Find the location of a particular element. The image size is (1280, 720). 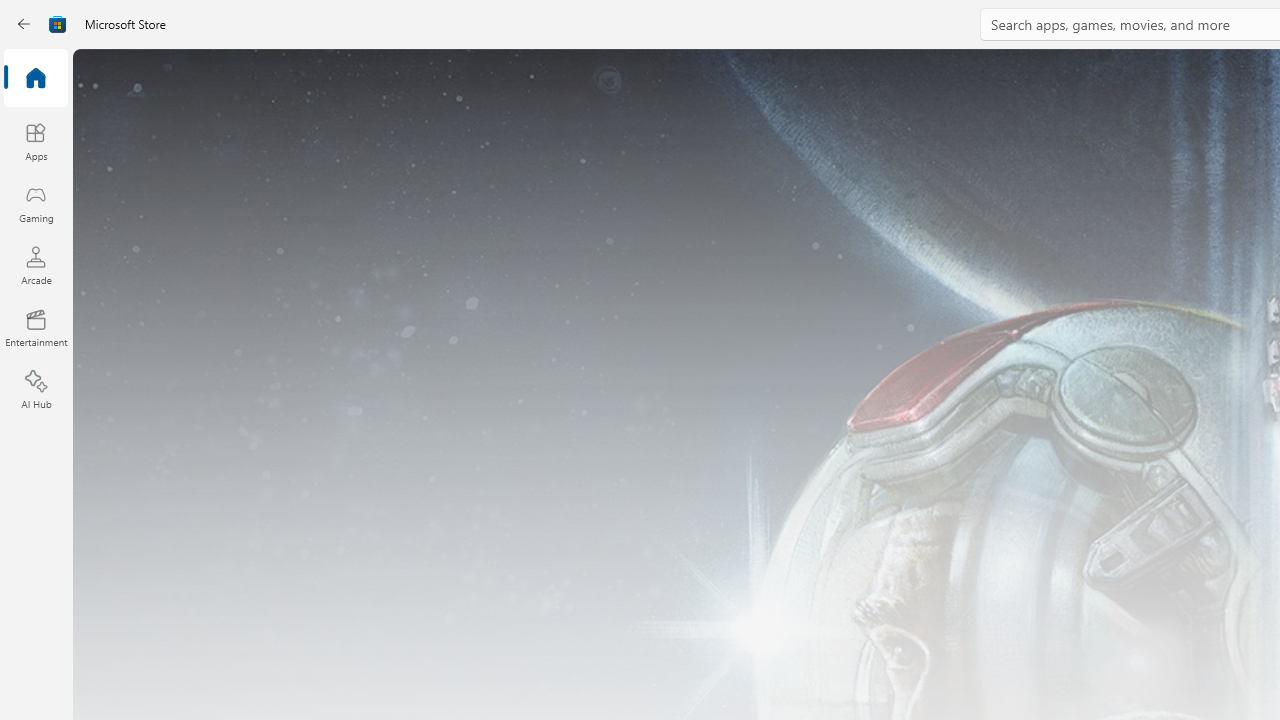

'Back' is located at coordinates (24, 24).